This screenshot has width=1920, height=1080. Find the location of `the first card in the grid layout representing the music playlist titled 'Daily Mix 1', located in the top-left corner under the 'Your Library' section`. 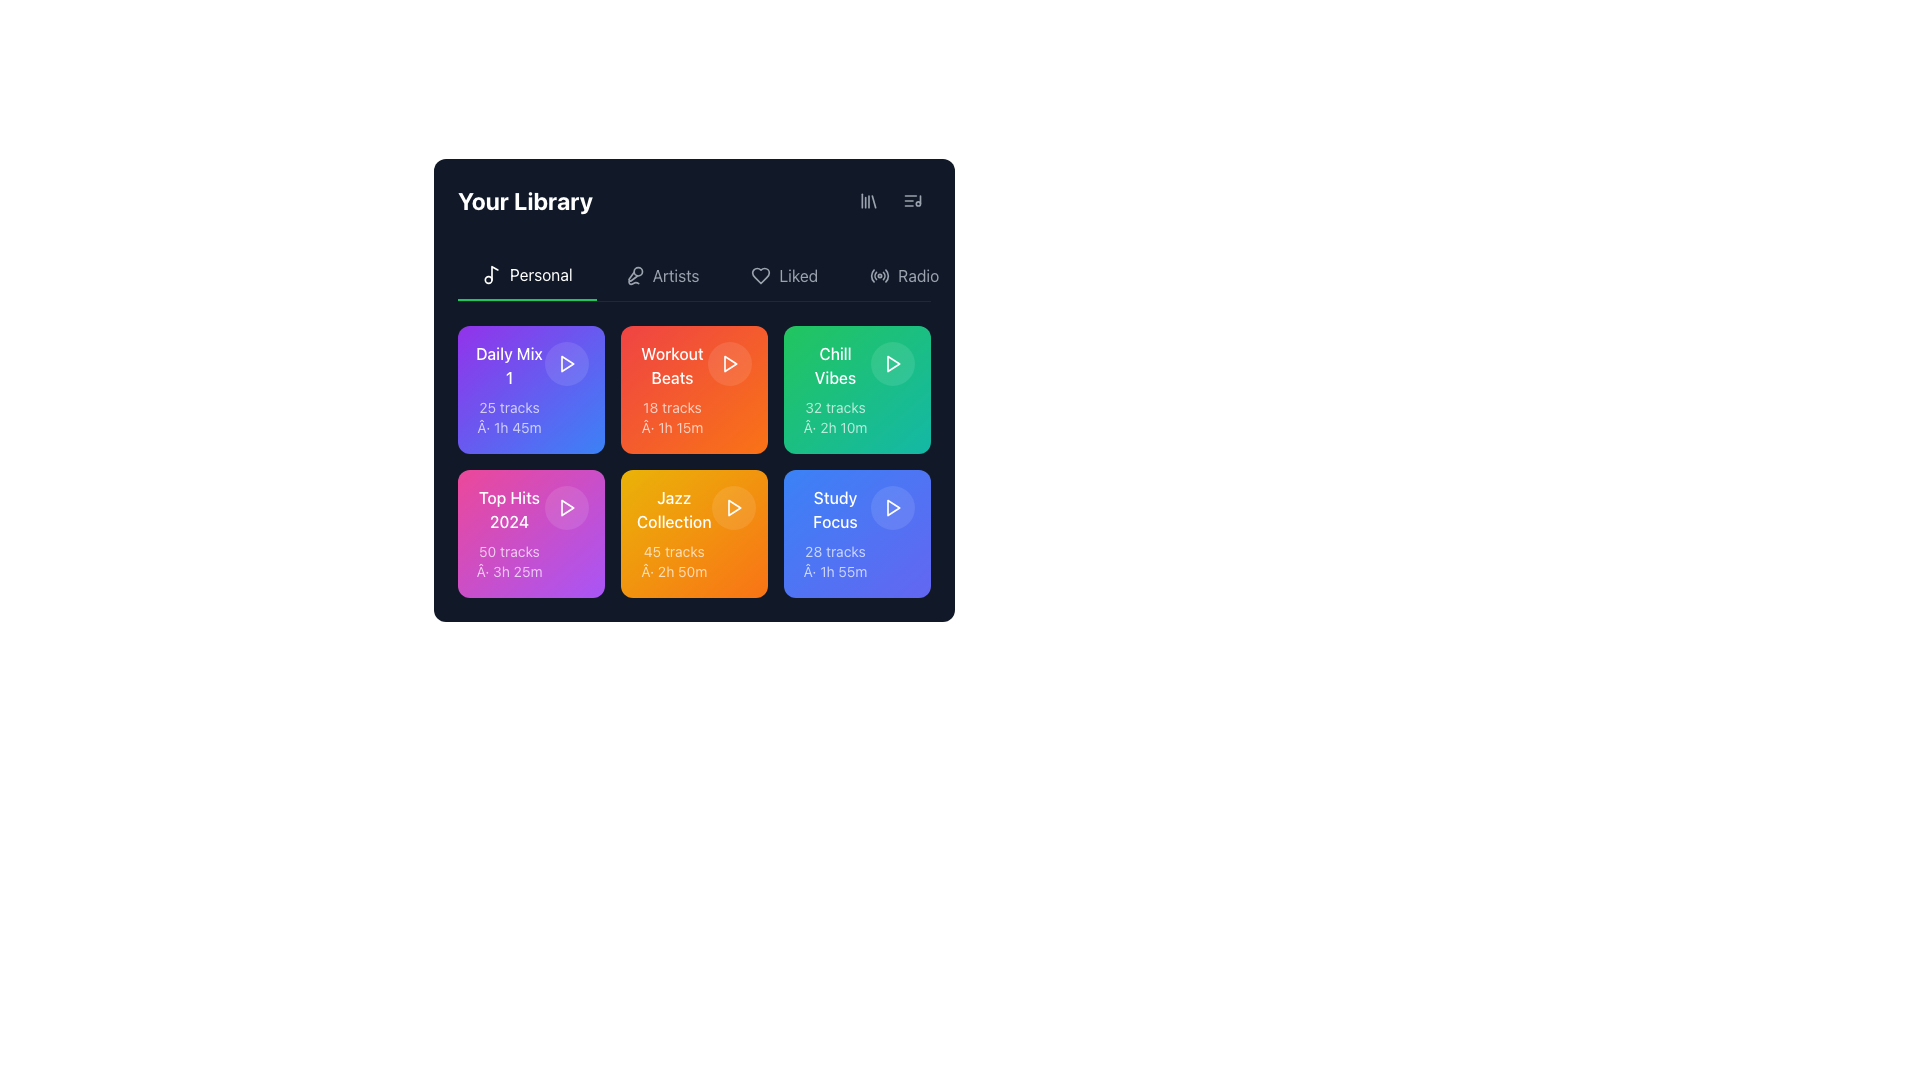

the first card in the grid layout representing the music playlist titled 'Daily Mix 1', located in the top-left corner under the 'Your Library' section is located at coordinates (509, 389).